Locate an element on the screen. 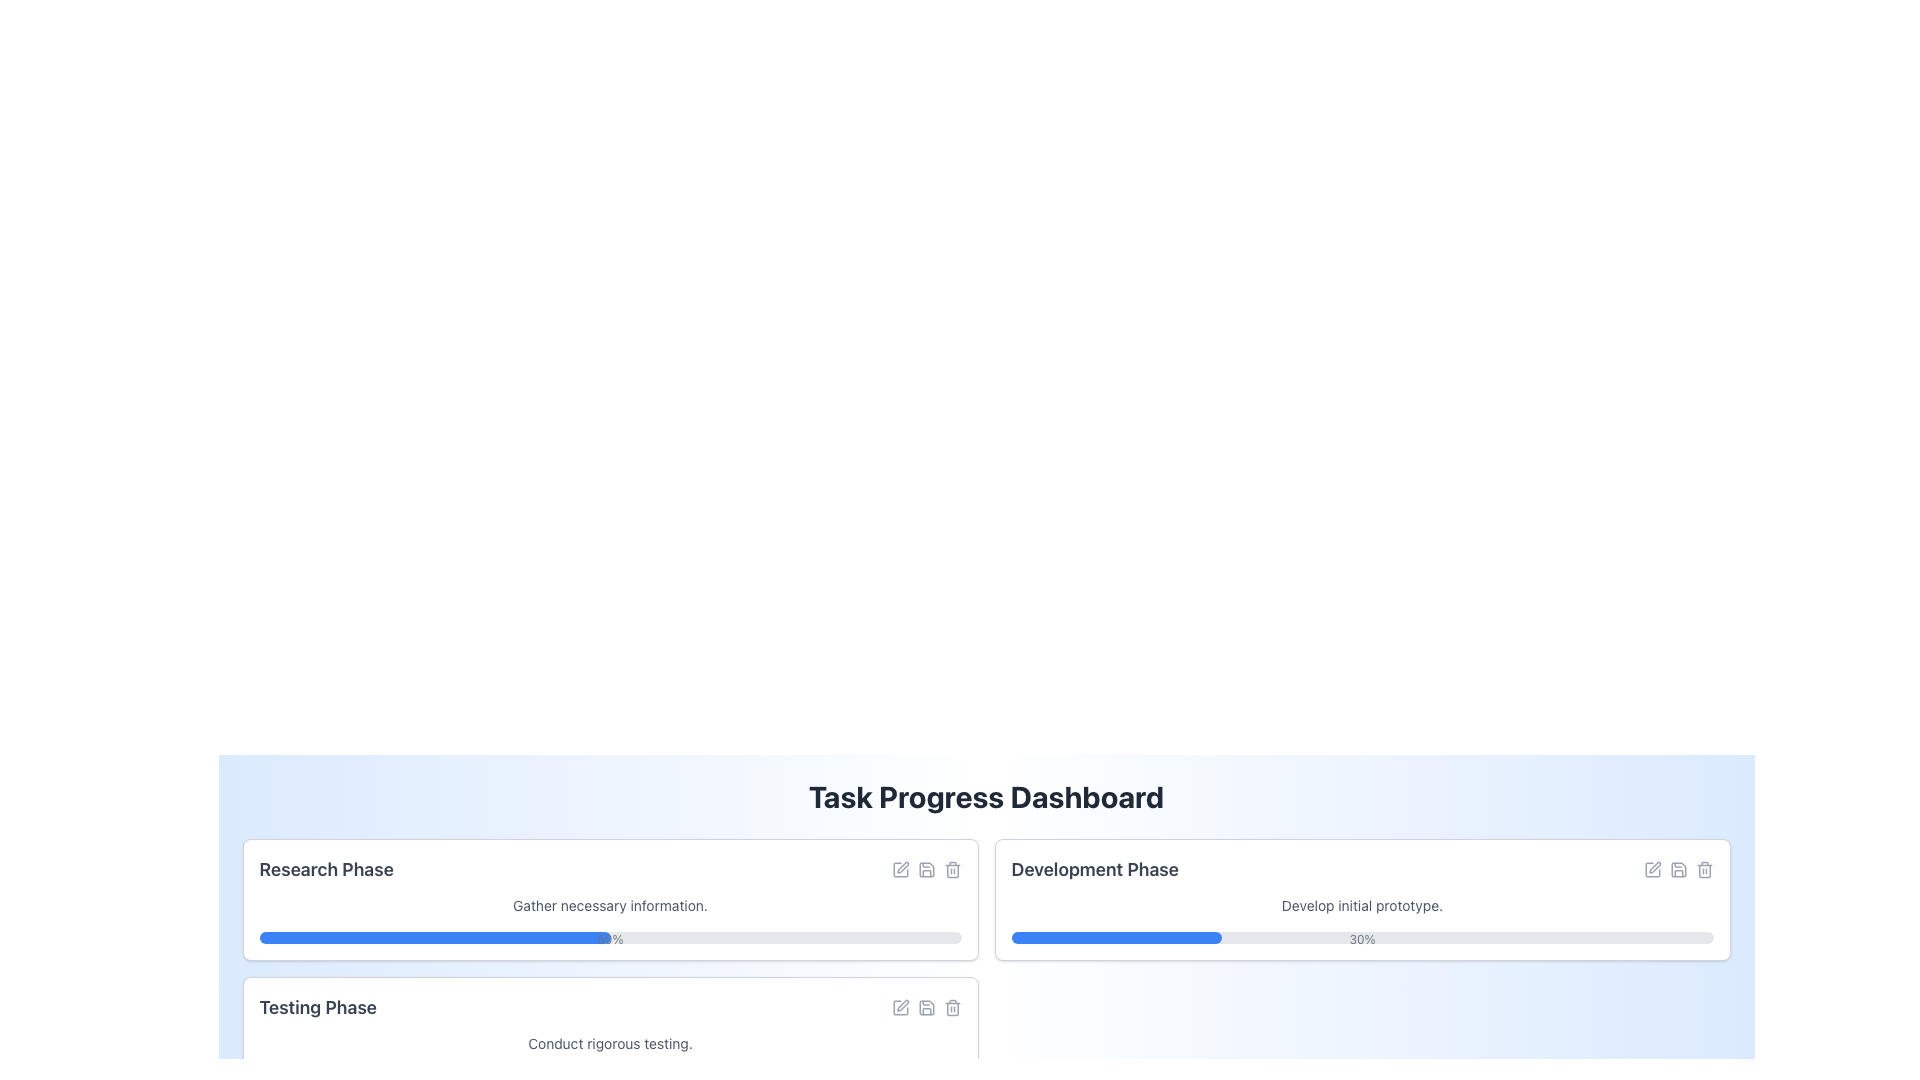 This screenshot has height=1080, width=1920. the trash can icon button located is located at coordinates (951, 1007).